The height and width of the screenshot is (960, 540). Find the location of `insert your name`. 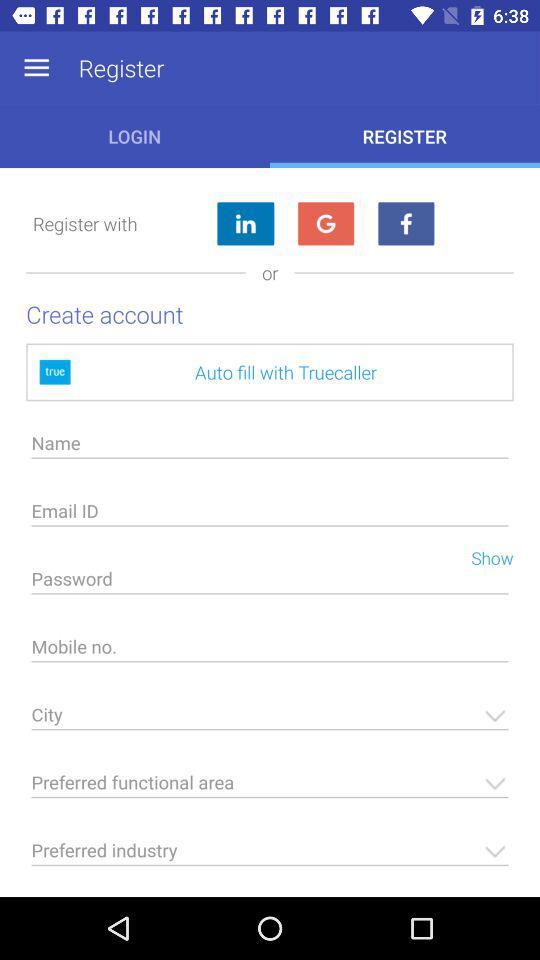

insert your name is located at coordinates (270, 448).